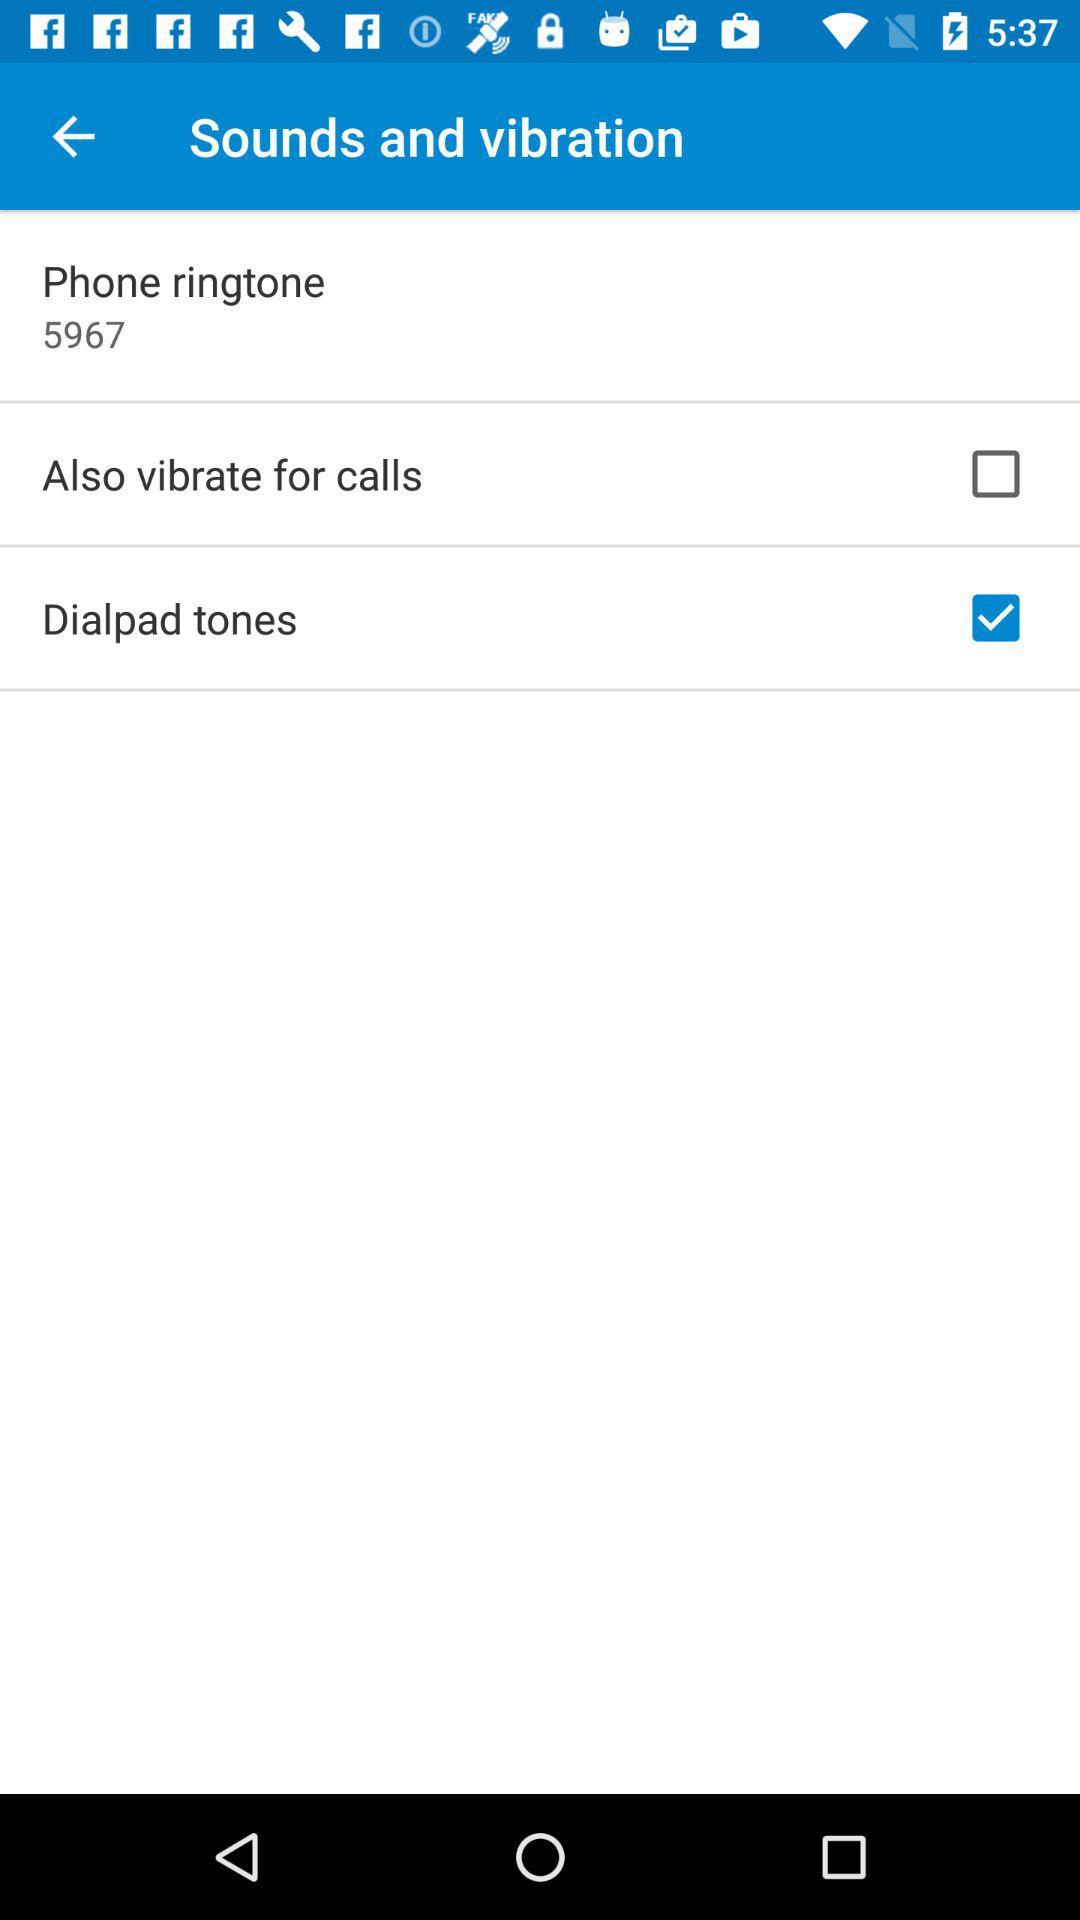 This screenshot has width=1080, height=1920. I want to click on the icon below 5967 item, so click(231, 473).